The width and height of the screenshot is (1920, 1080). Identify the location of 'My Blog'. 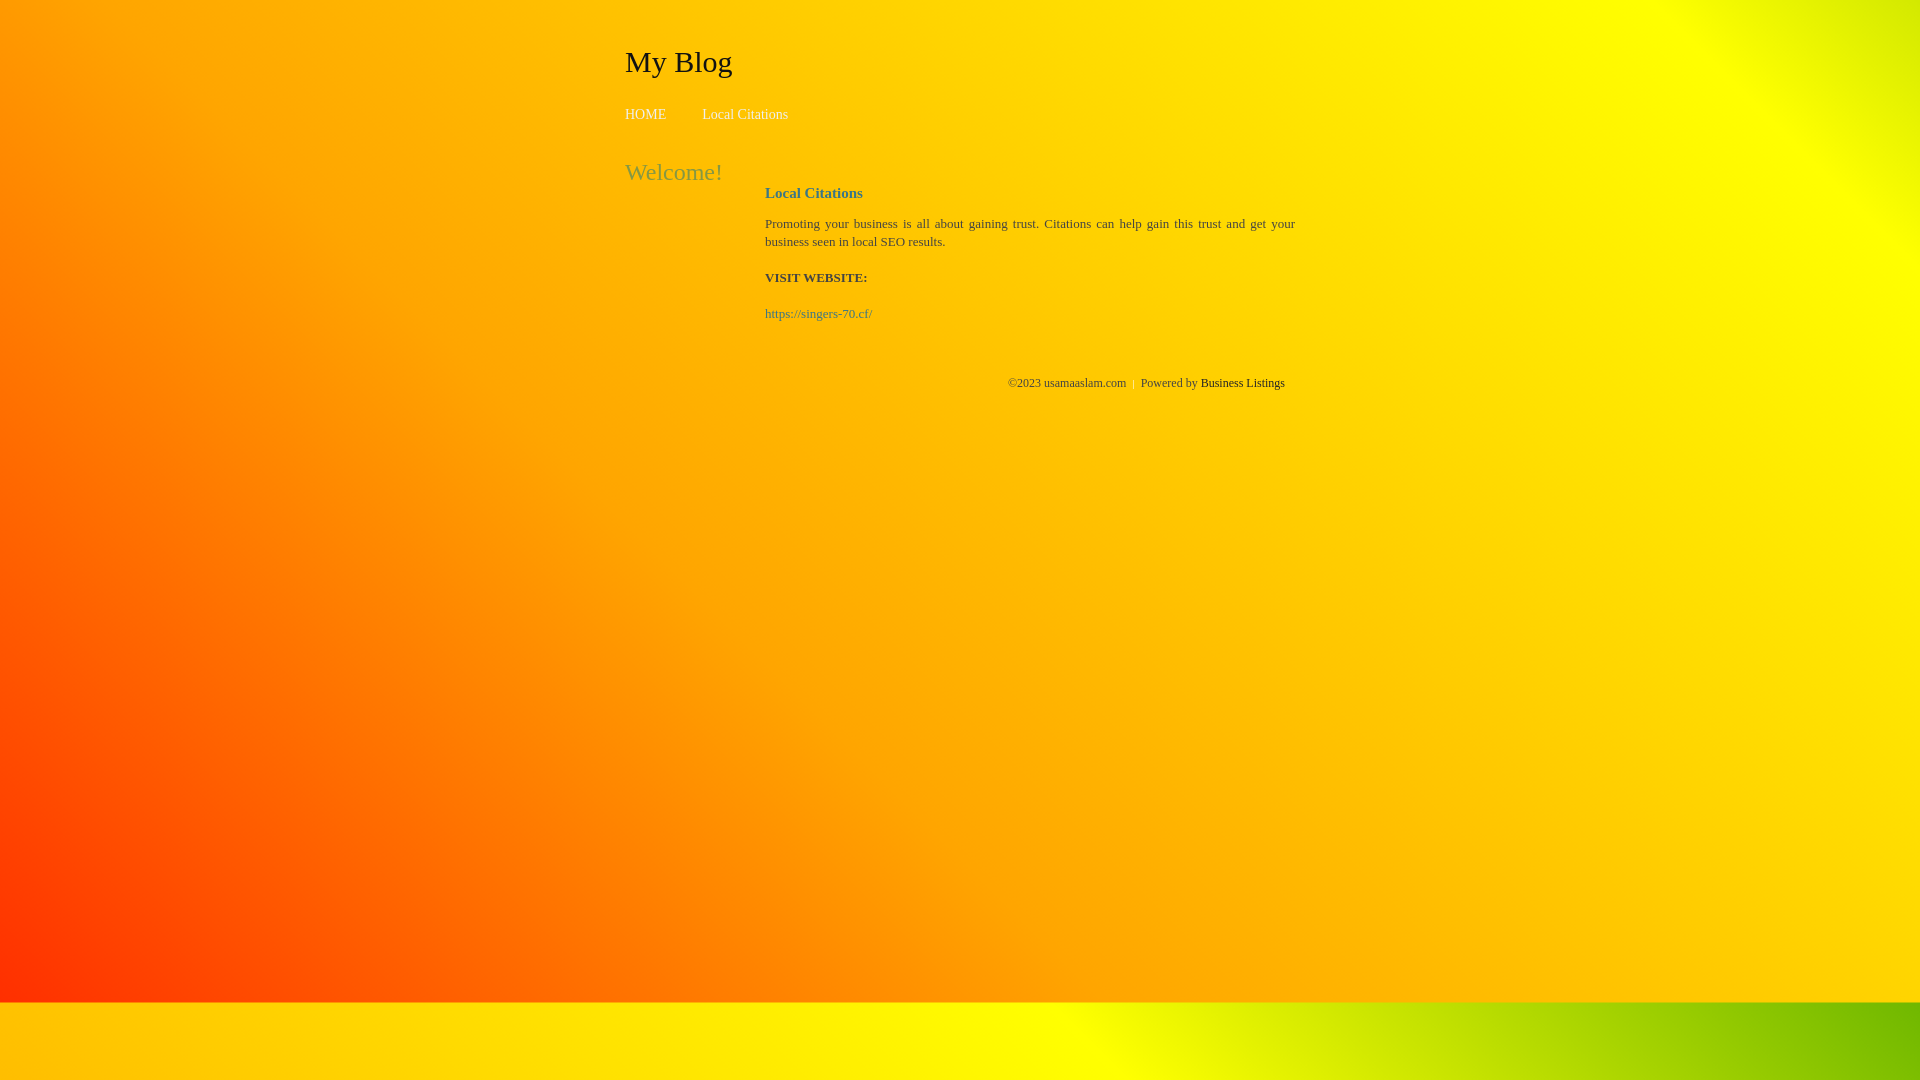
(678, 60).